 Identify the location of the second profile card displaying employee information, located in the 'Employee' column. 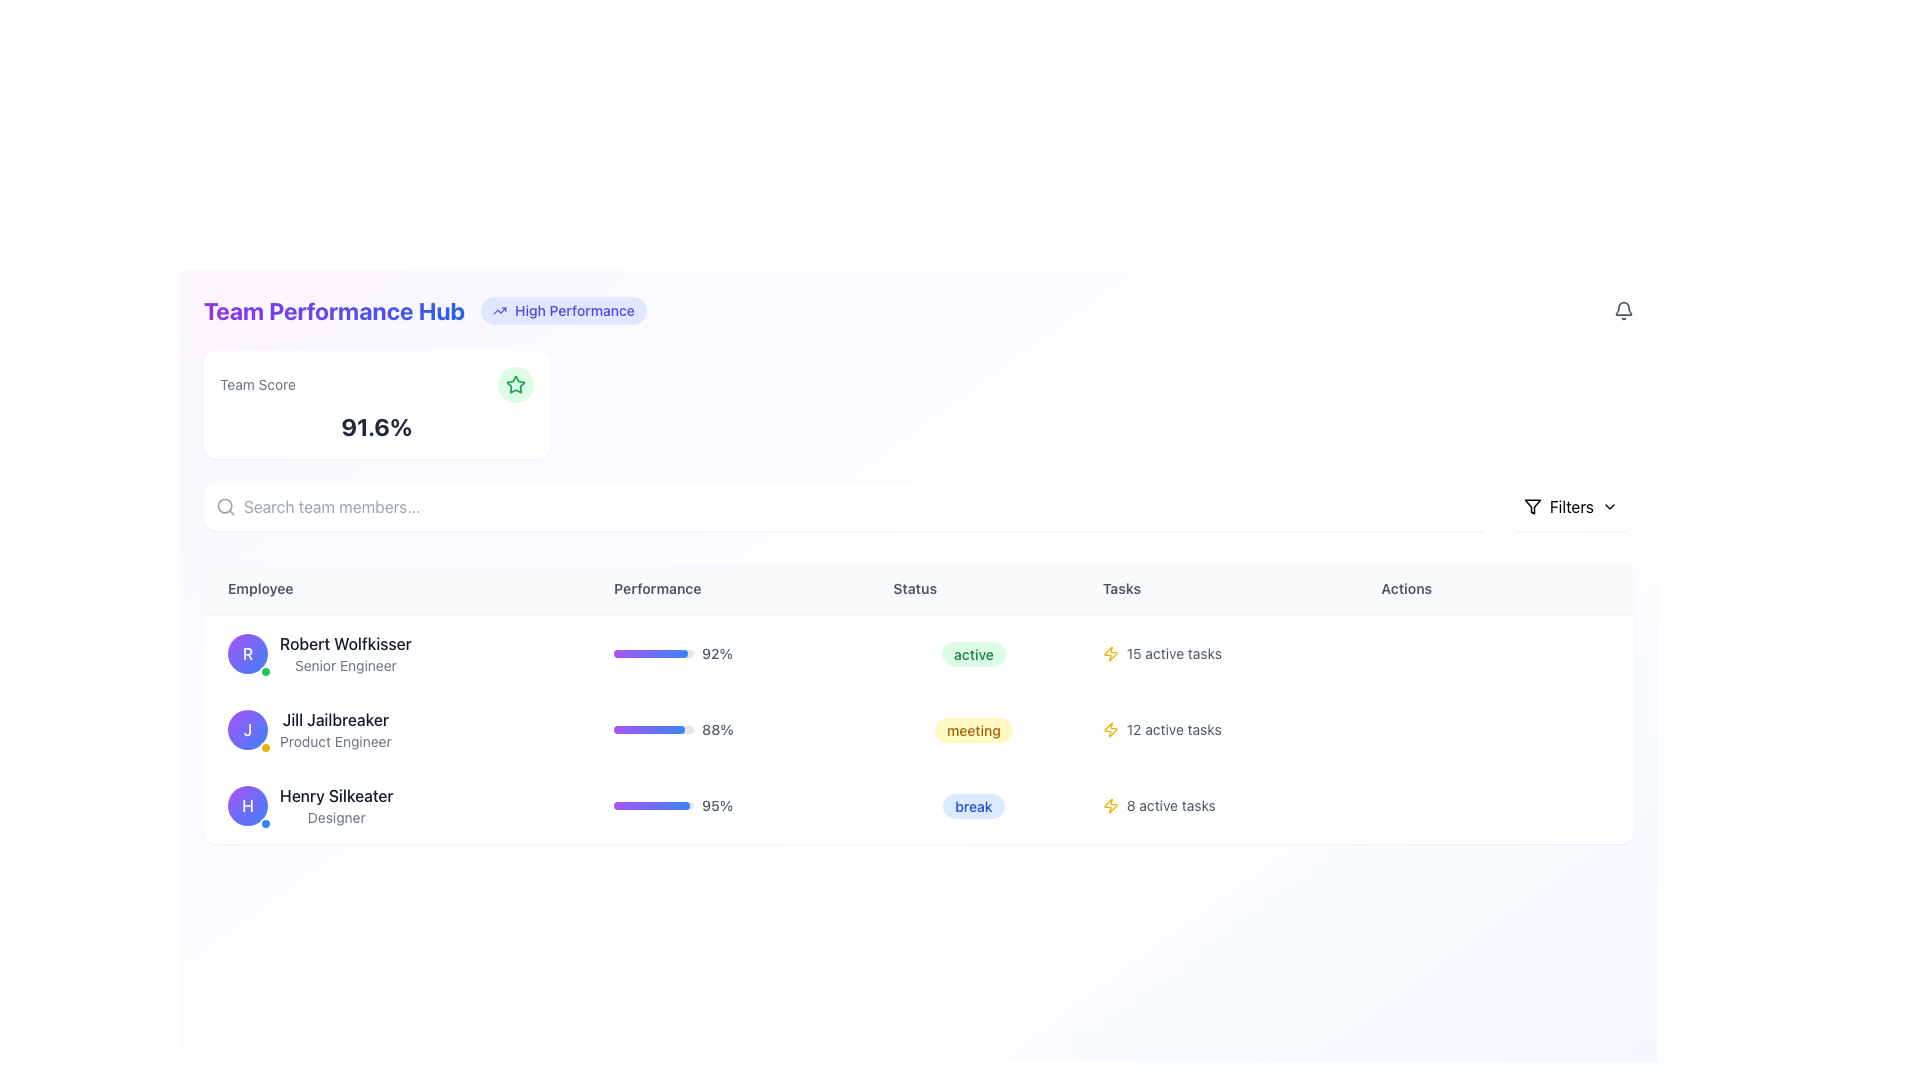
(397, 729).